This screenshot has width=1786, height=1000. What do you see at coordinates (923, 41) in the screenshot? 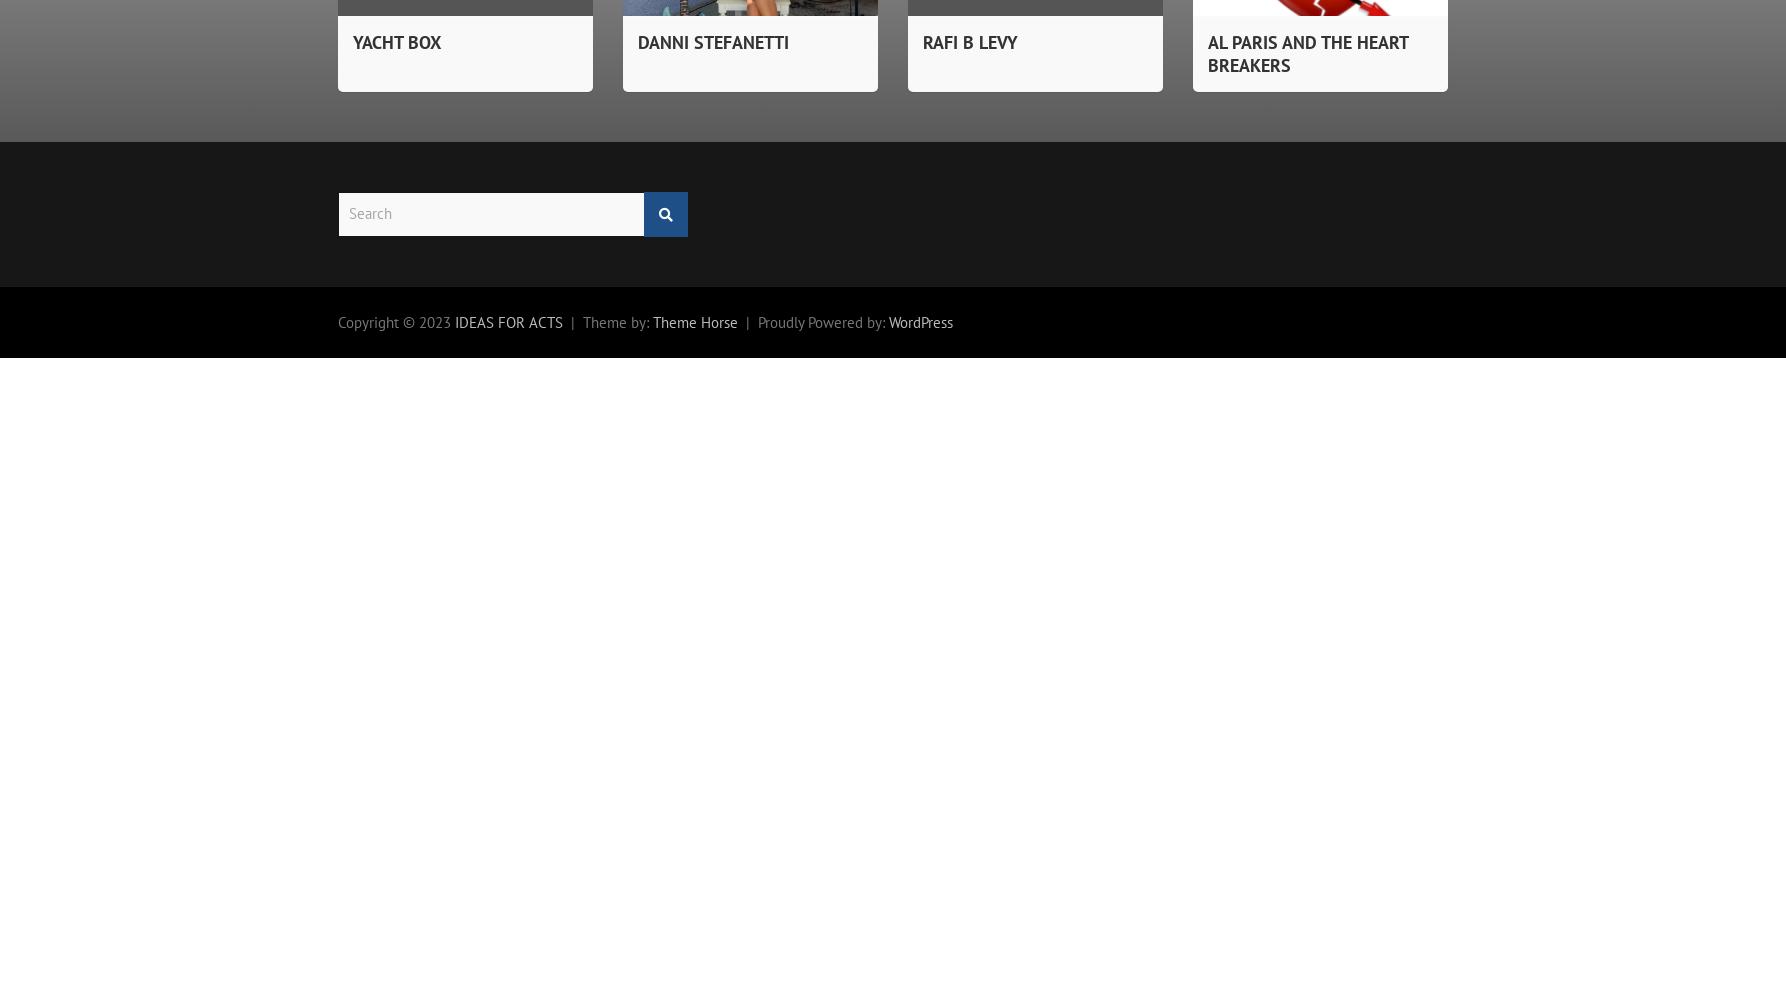
I see `'RAFI B LEVY'` at bounding box center [923, 41].